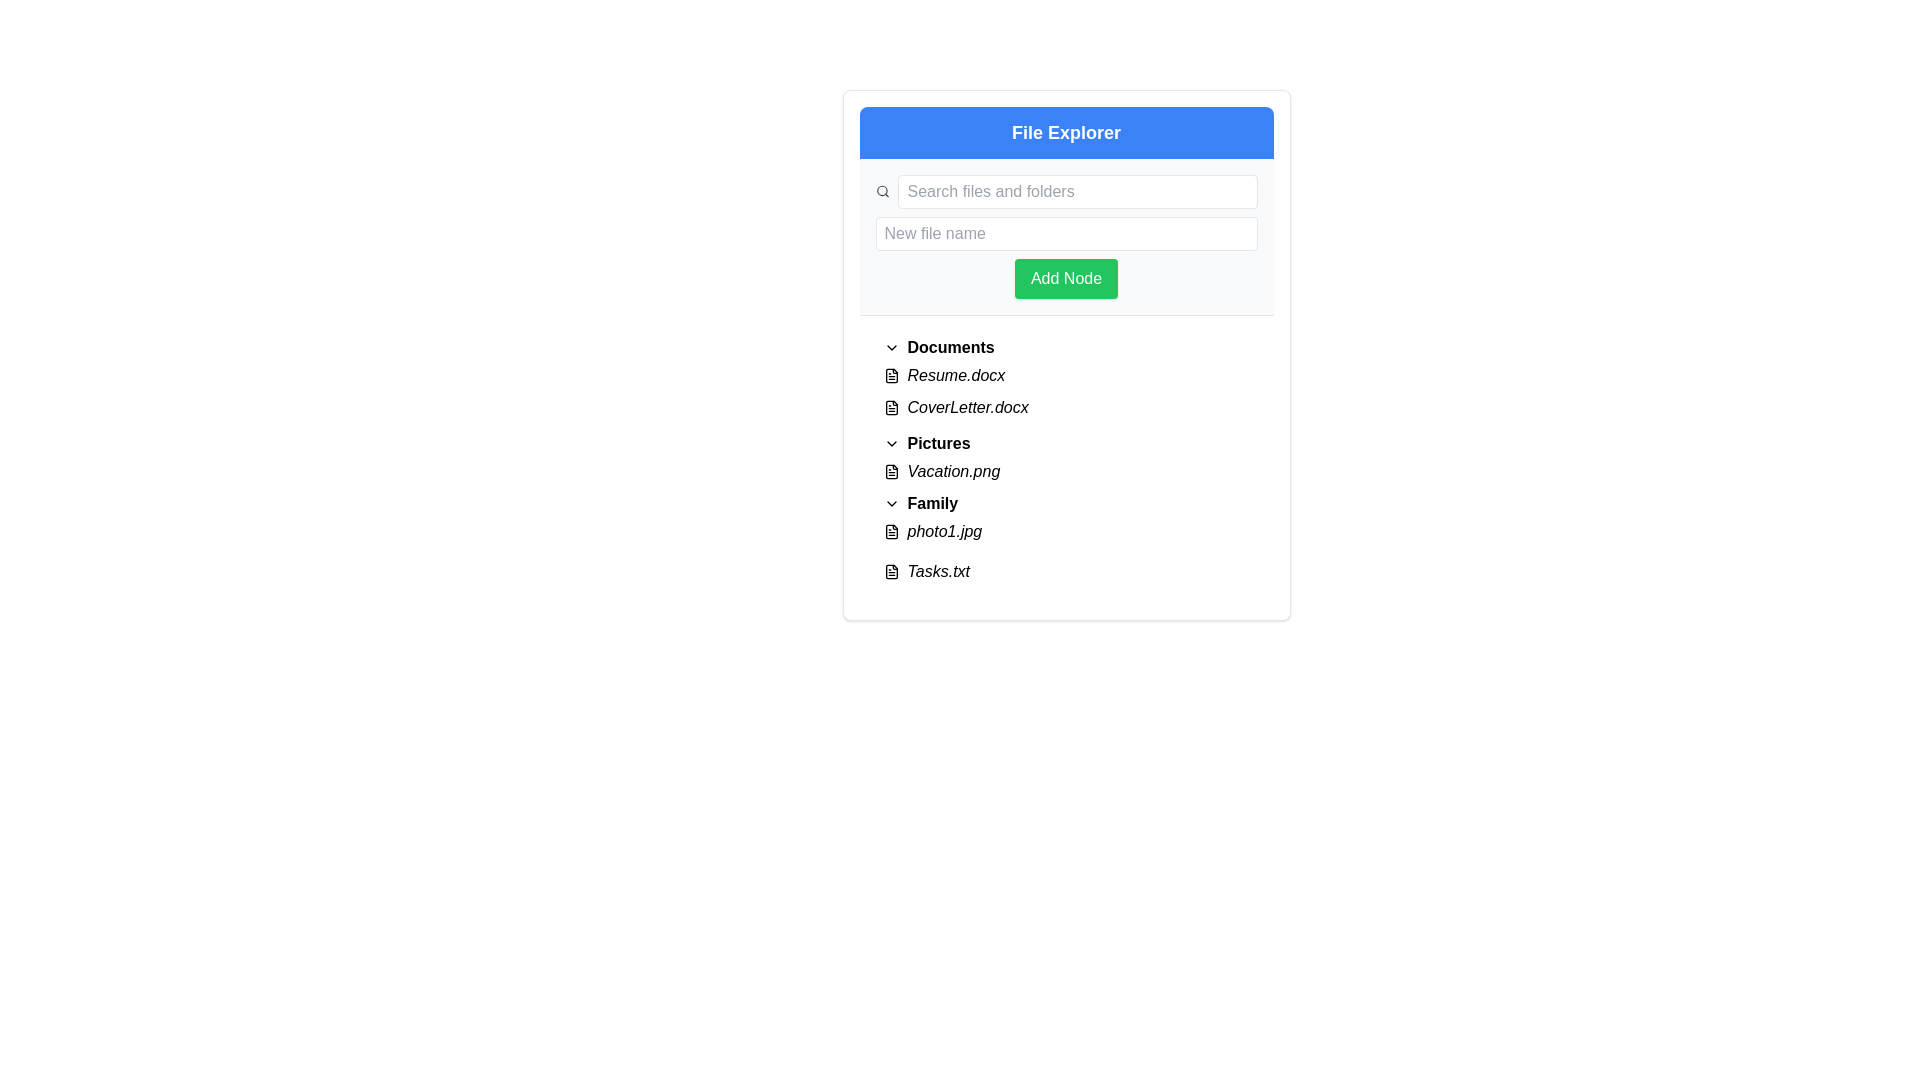  Describe the element at coordinates (890, 407) in the screenshot. I see `the text document icon located` at that location.